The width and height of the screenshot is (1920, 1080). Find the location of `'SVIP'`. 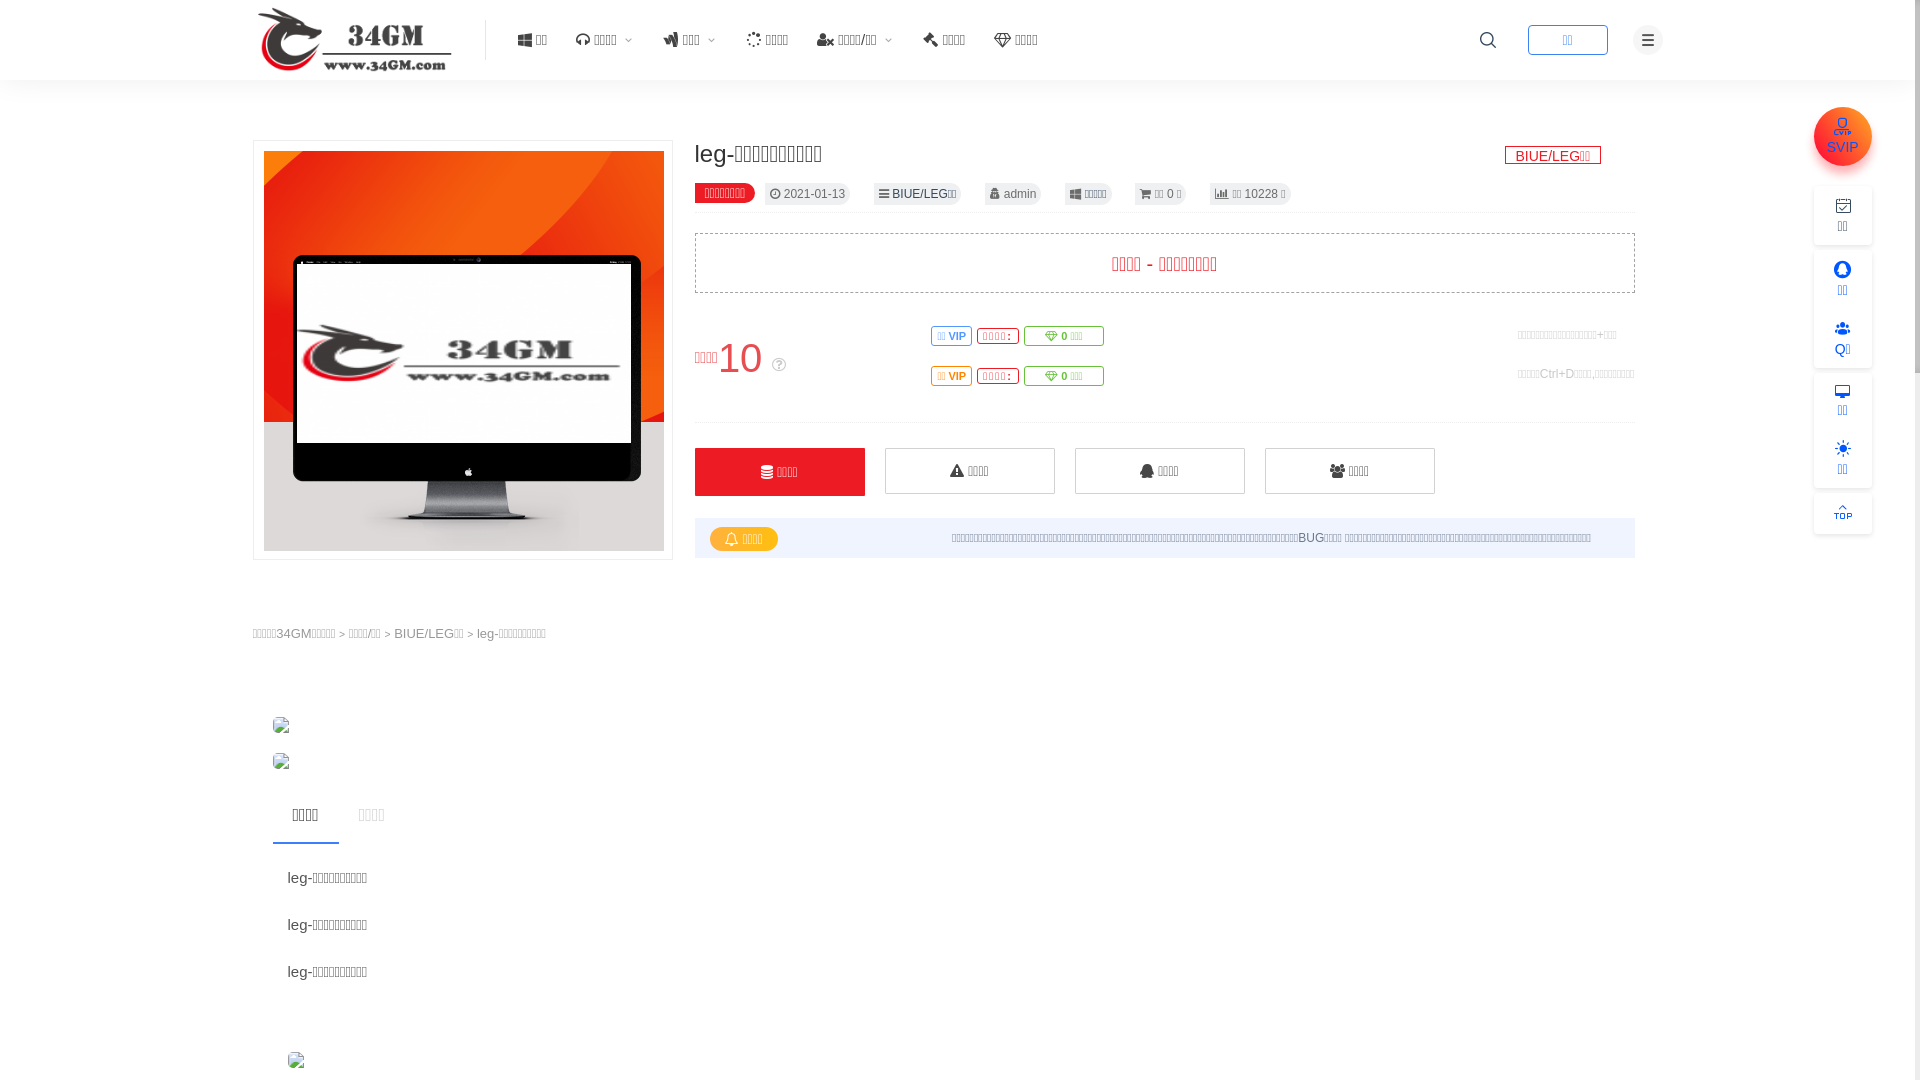

'SVIP' is located at coordinates (1814, 135).